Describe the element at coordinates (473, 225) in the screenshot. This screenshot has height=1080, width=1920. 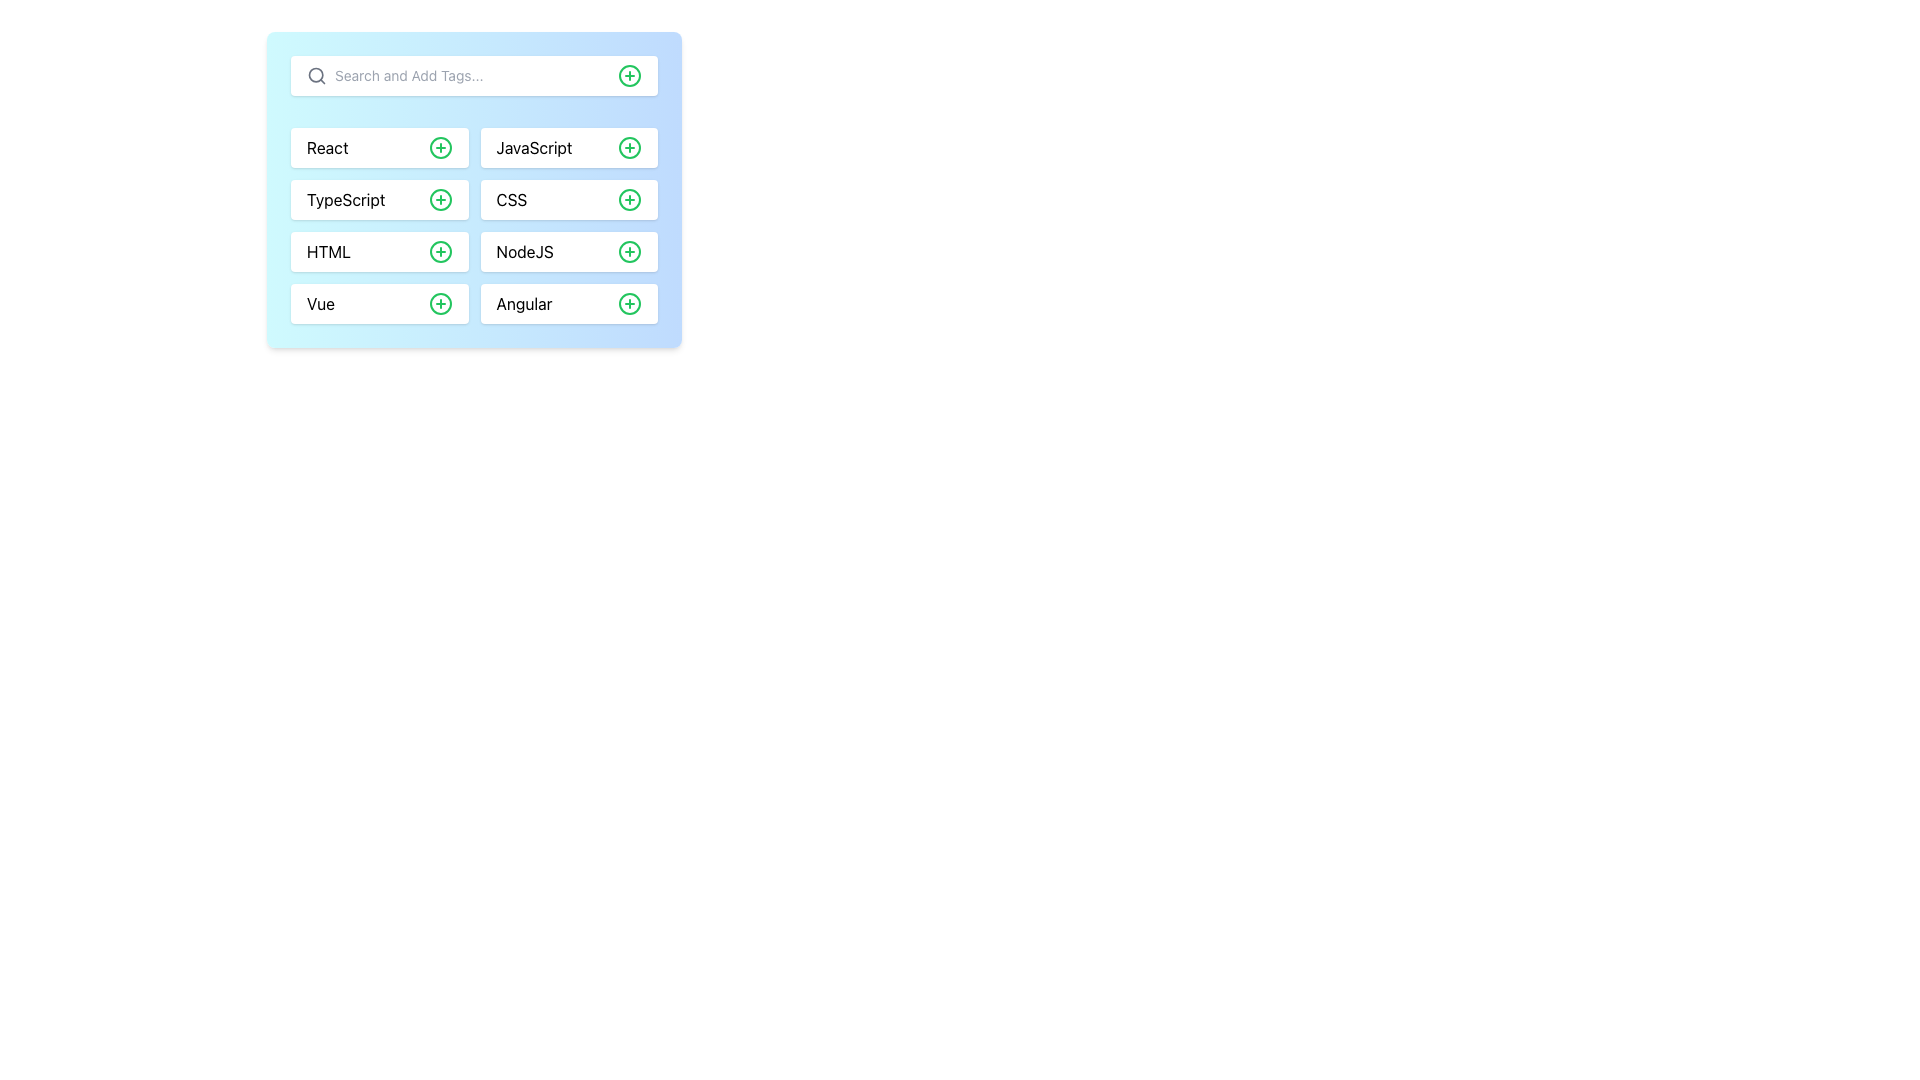
I see `the green circular '+' icon located in a cell of the grid layout containing selectable items such as 'React', 'JavaScript', and 'CSS'` at that location.